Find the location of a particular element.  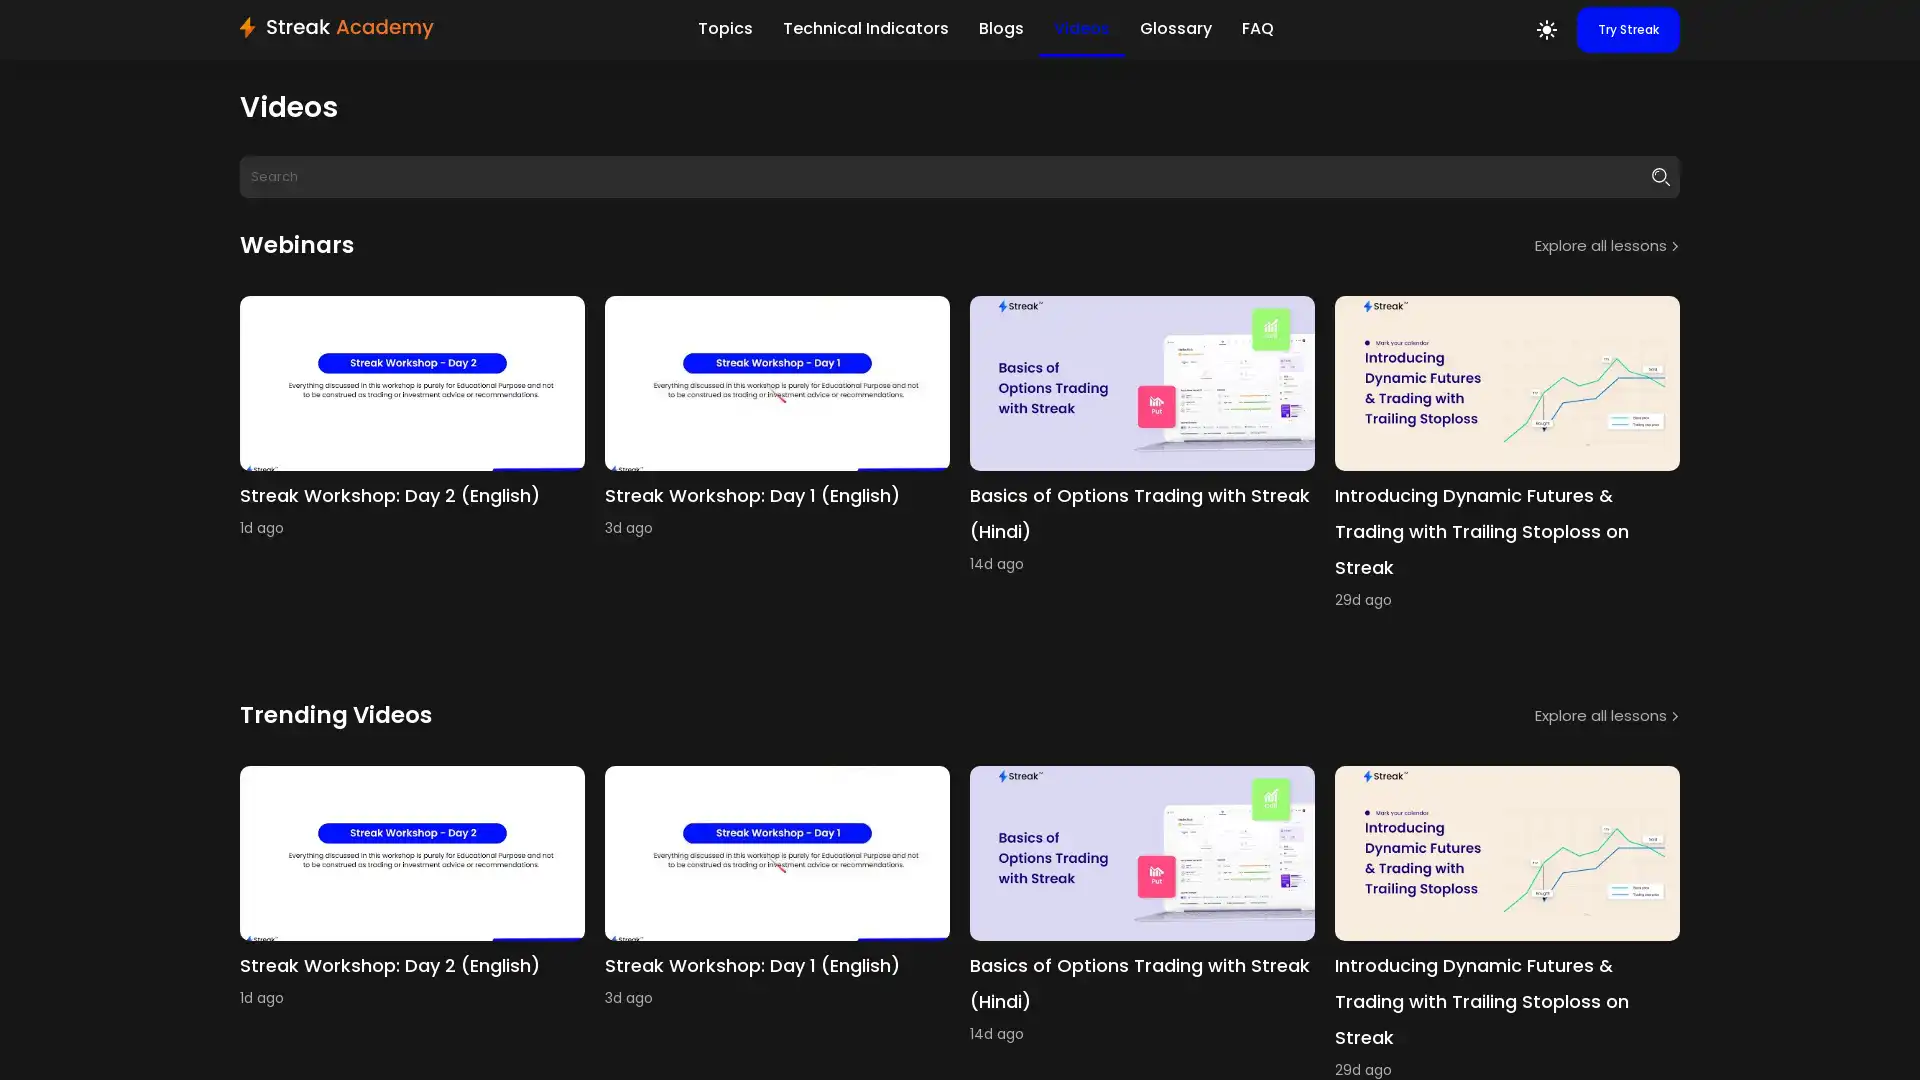

Glossary is located at coordinates (1175, 27).